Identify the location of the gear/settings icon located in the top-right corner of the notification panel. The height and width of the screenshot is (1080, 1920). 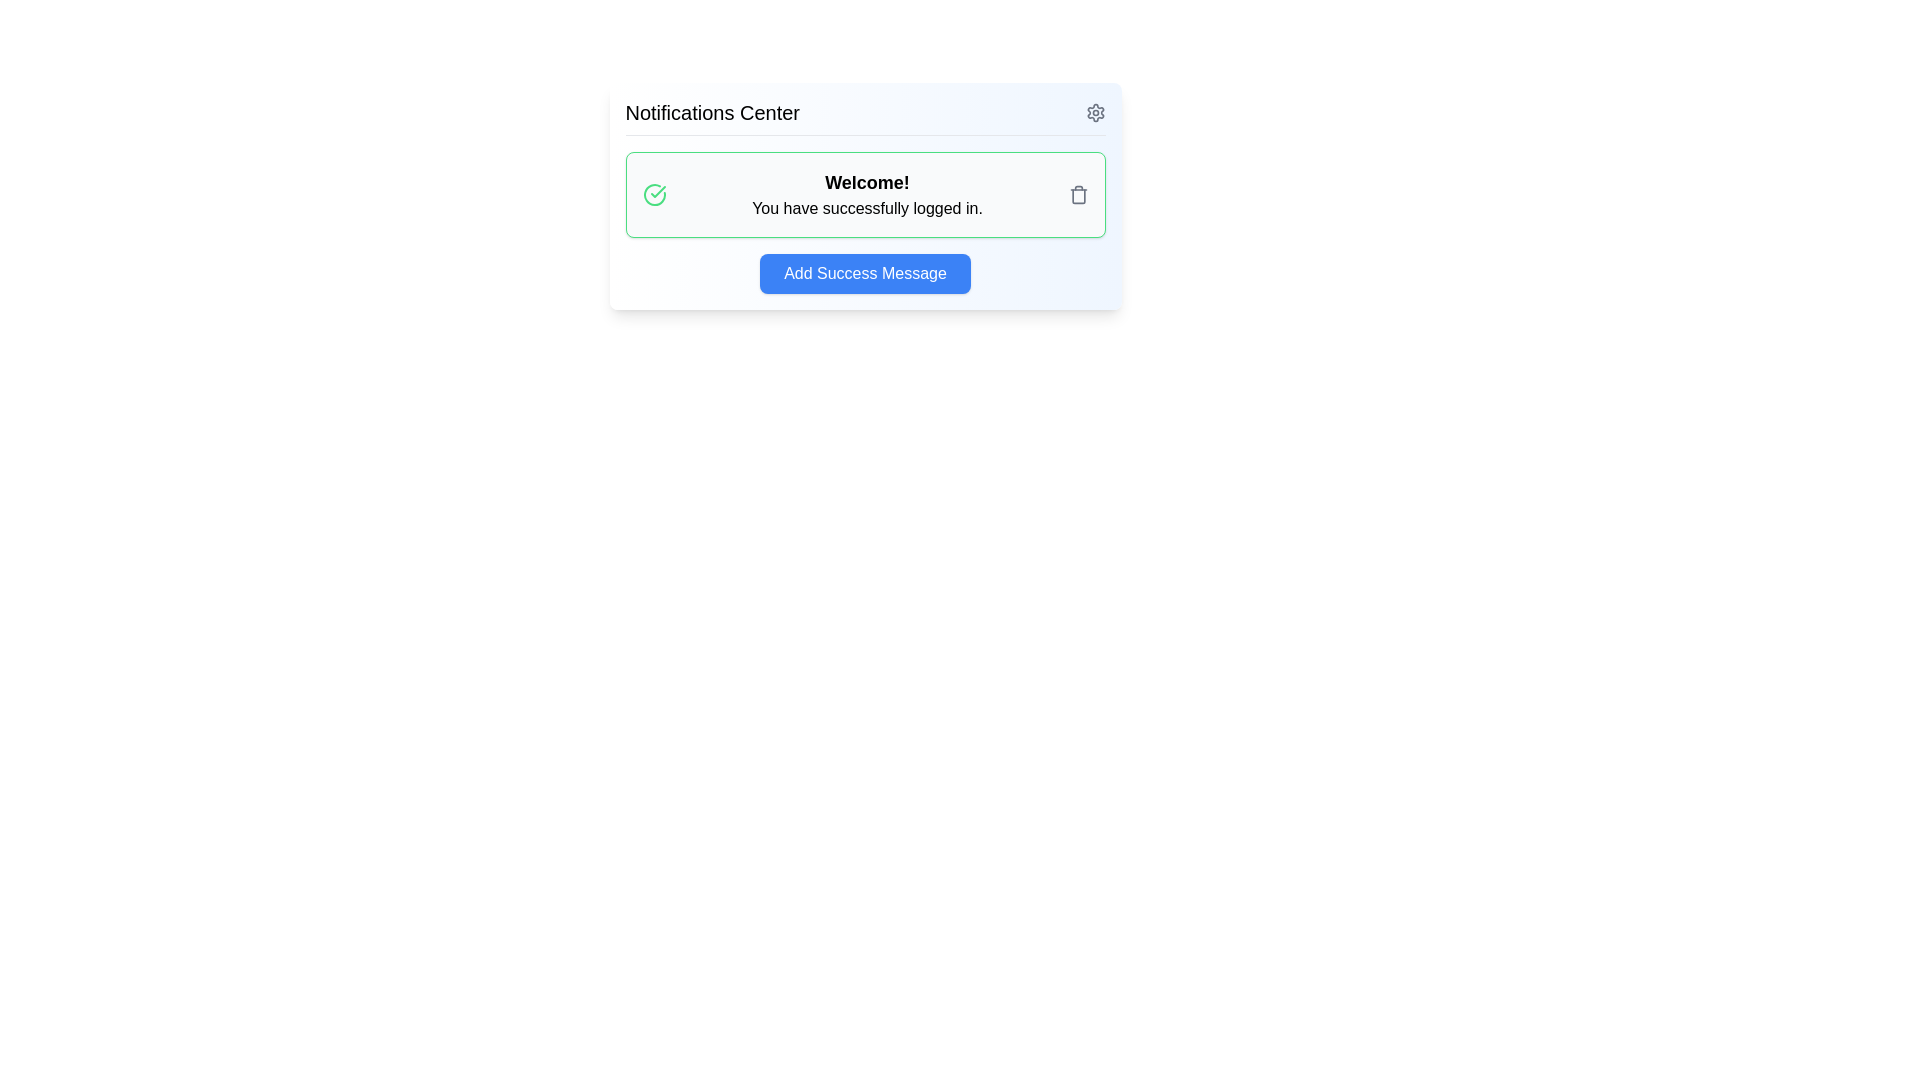
(1094, 112).